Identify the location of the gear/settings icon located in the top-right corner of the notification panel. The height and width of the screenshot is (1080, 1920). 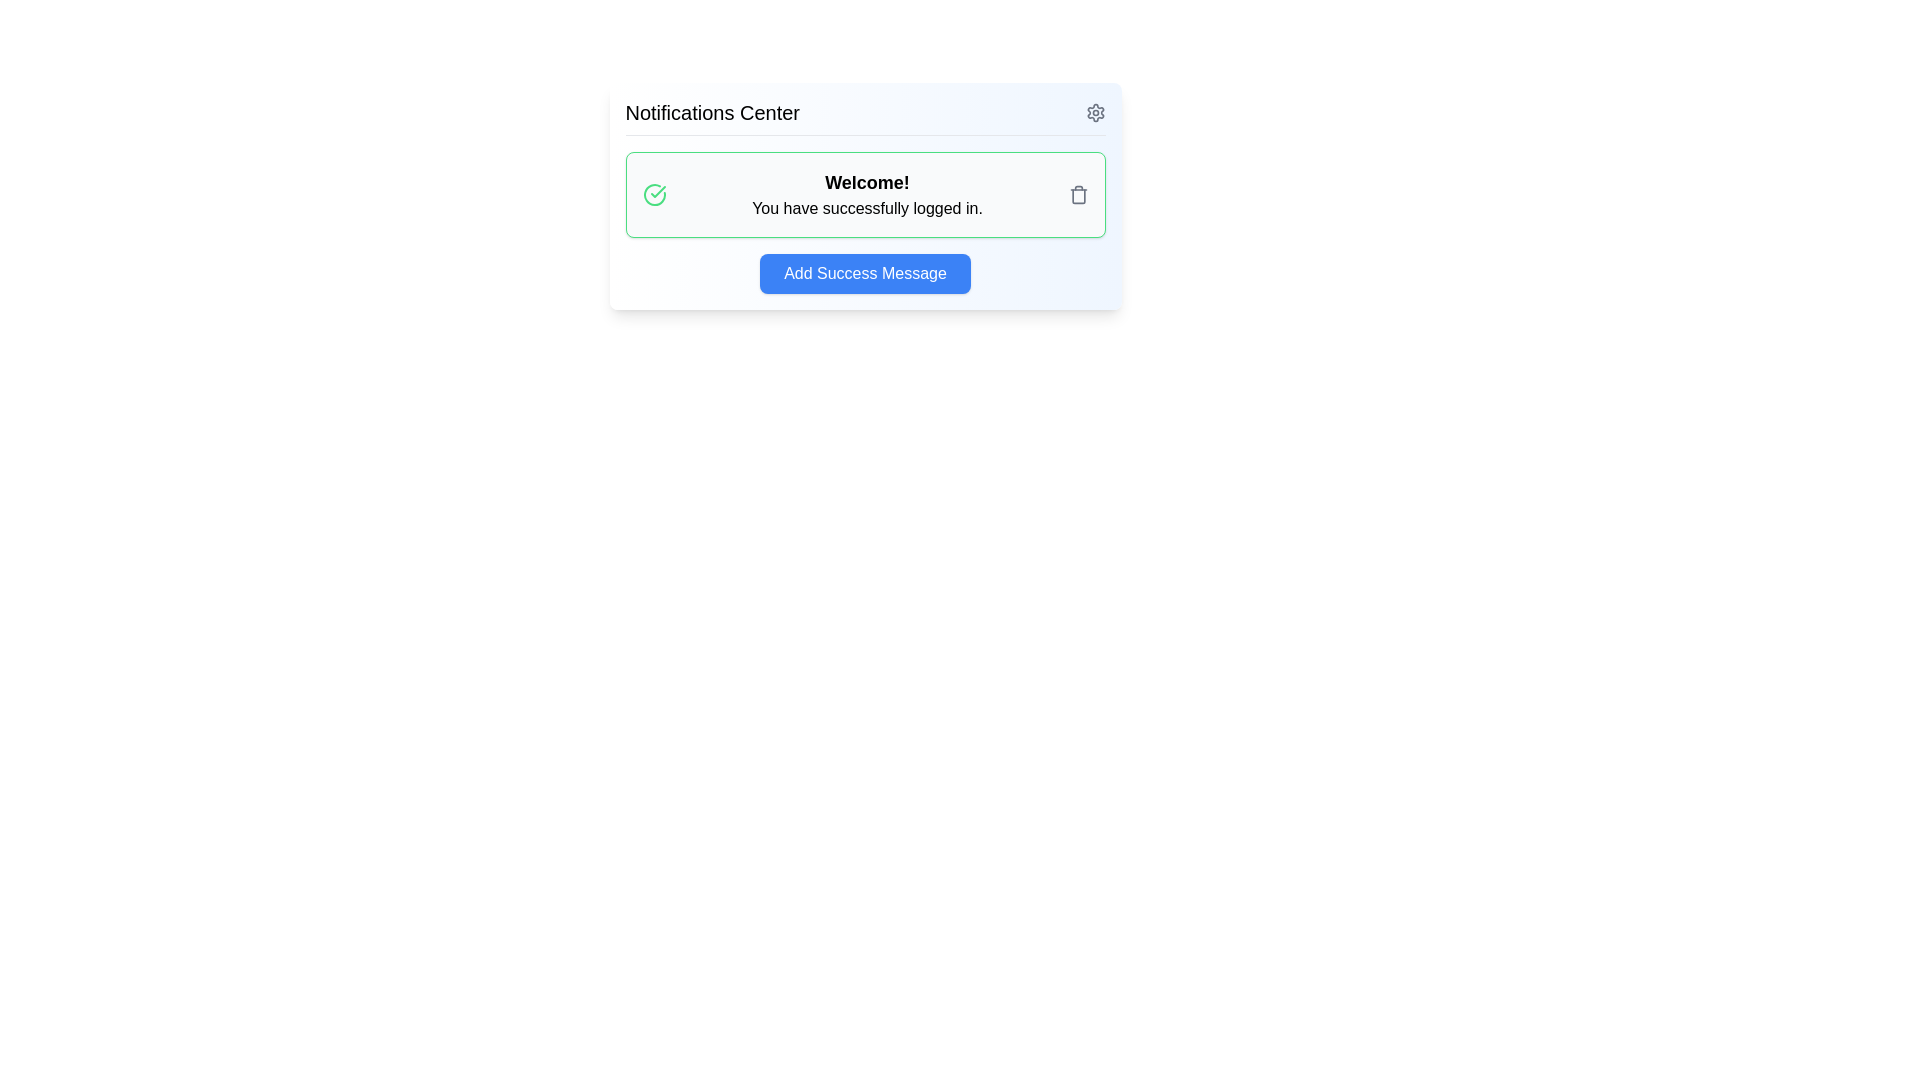
(1094, 112).